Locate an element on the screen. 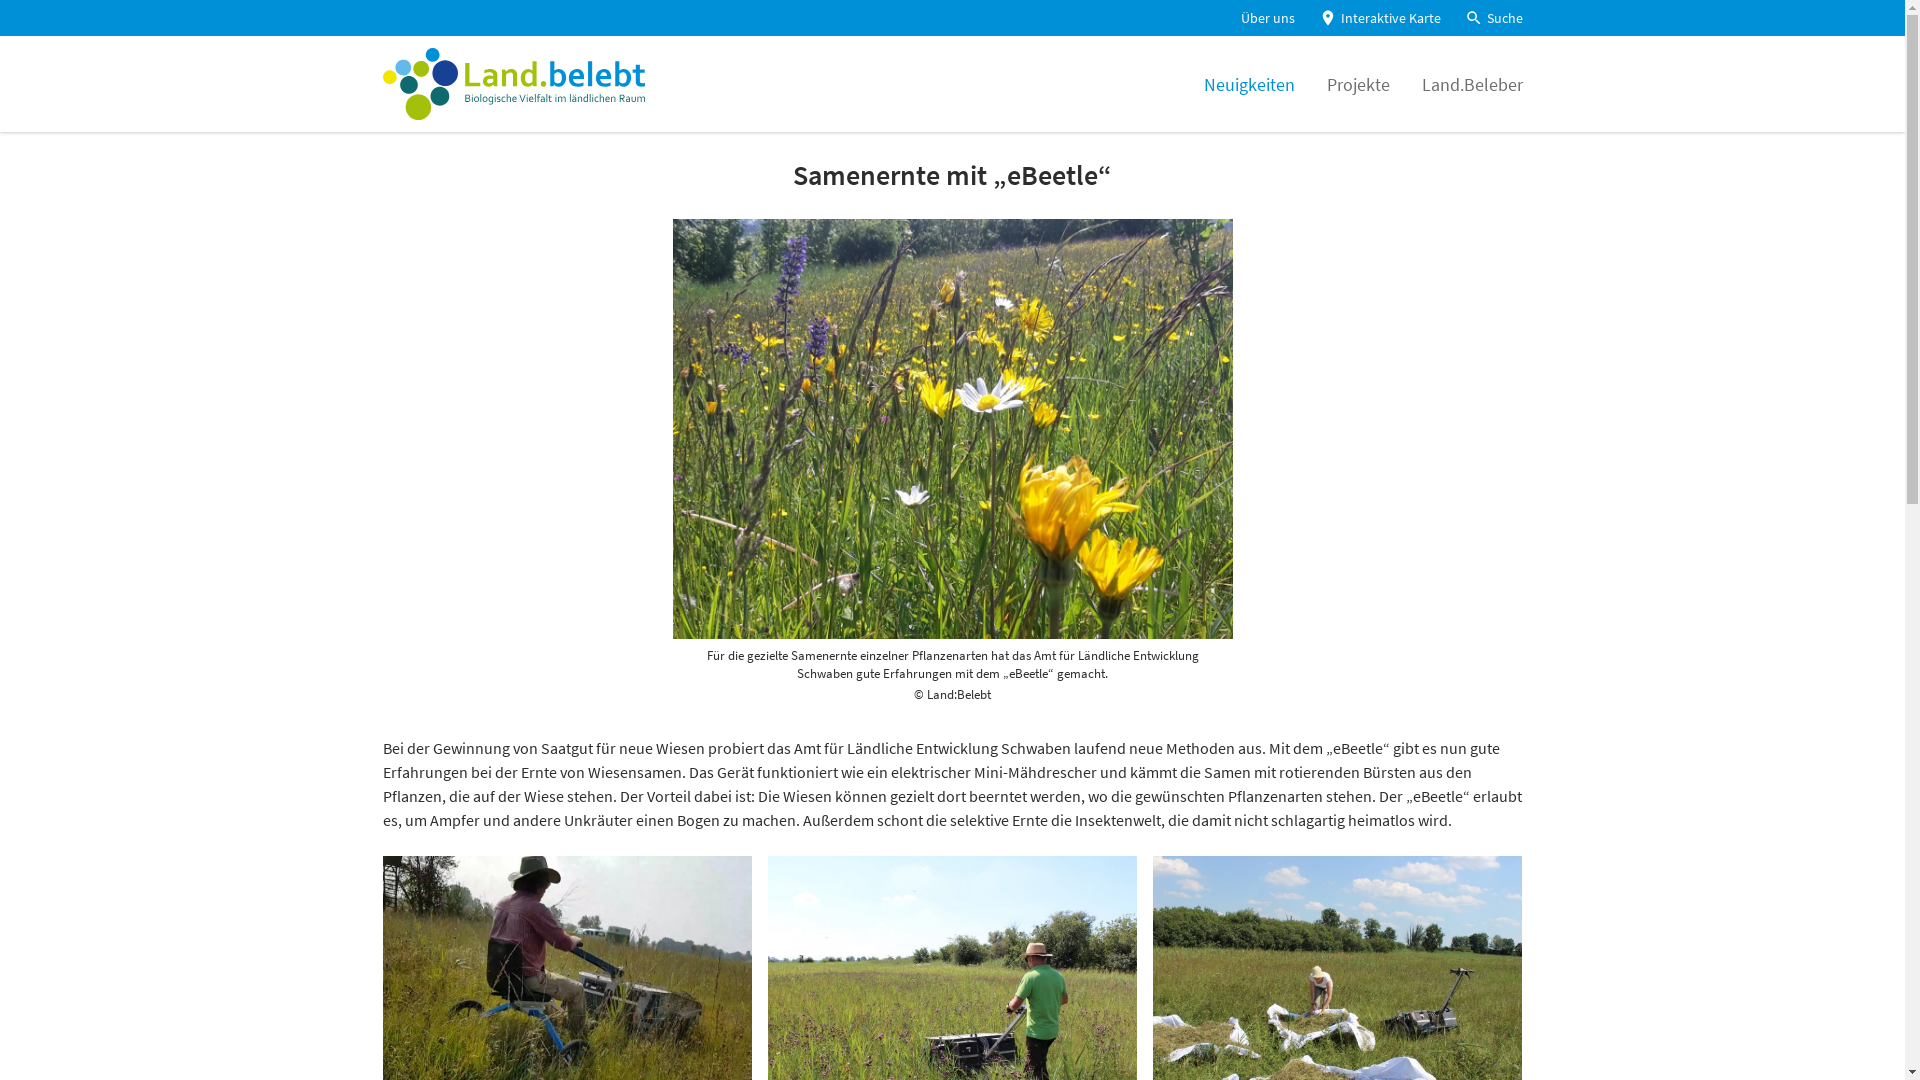  'Suche' is located at coordinates (1492, 18).